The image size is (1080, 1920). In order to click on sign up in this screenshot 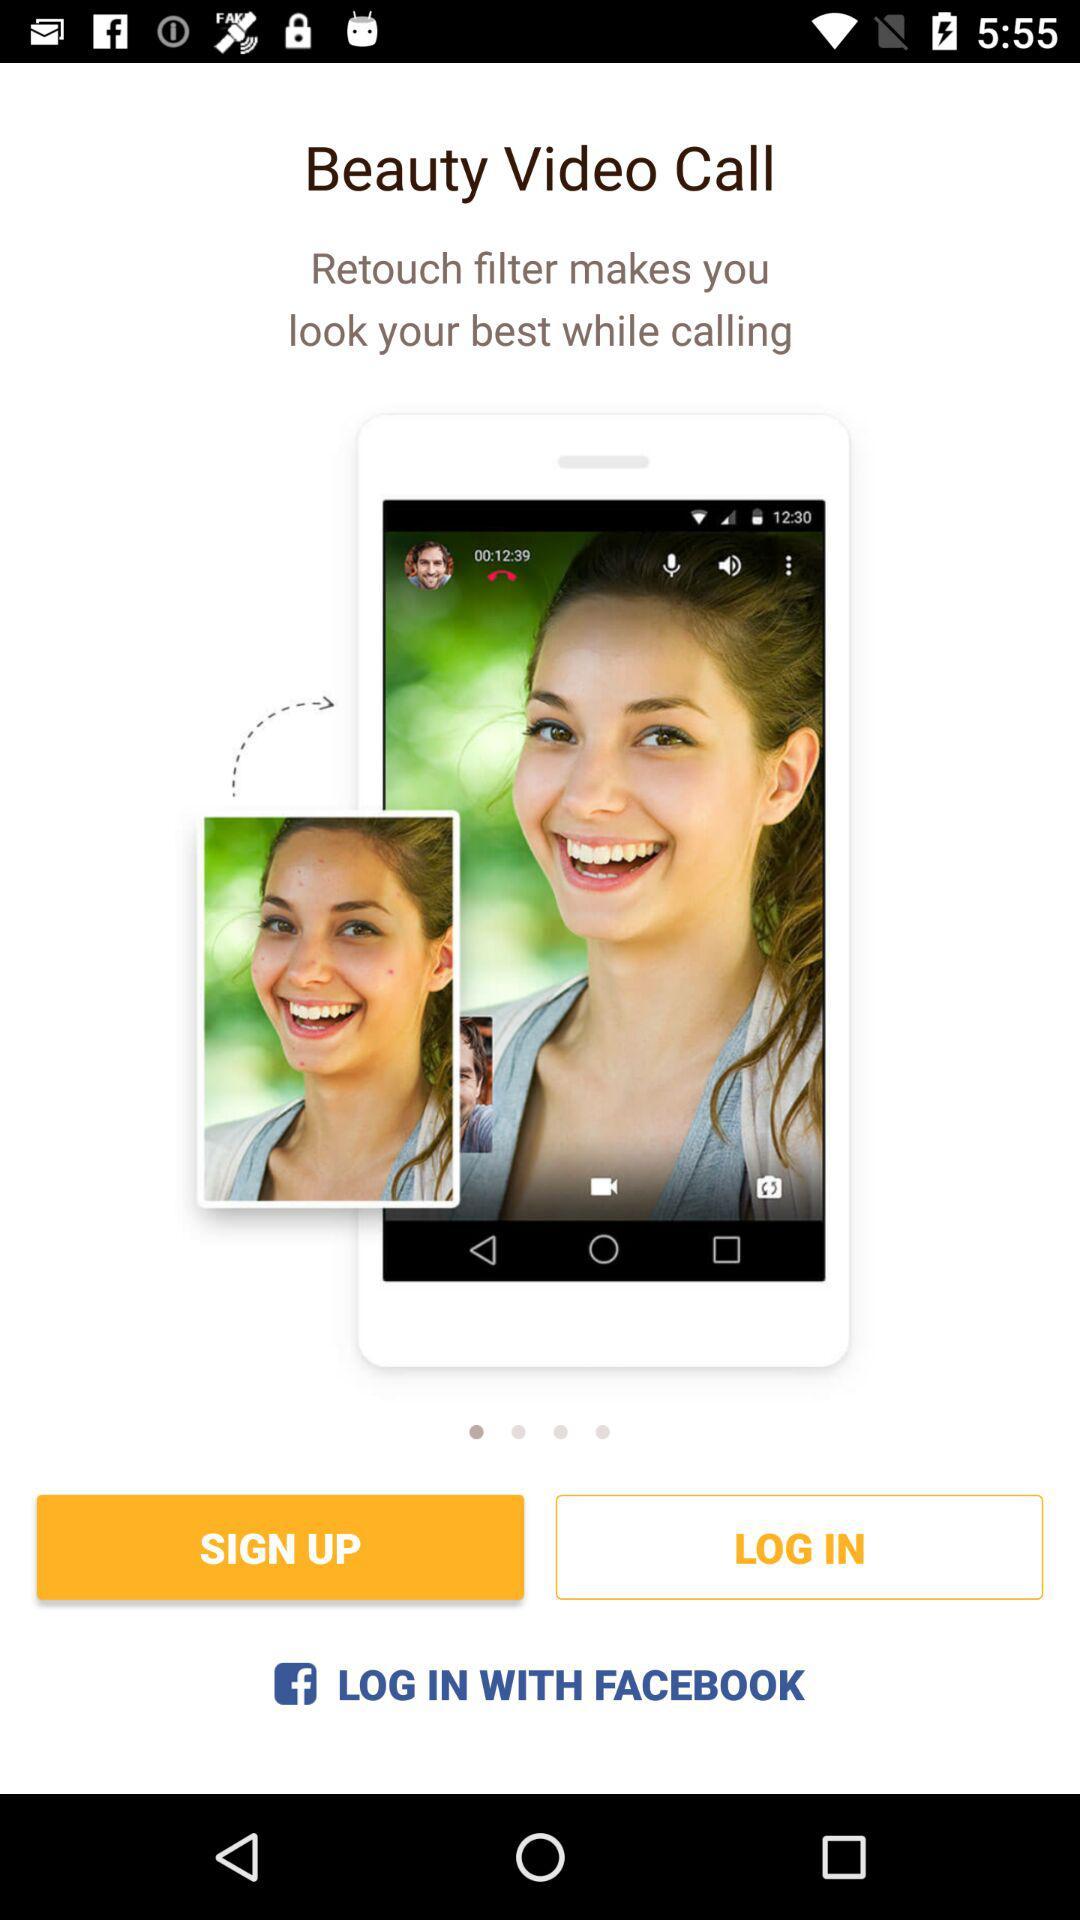, I will do `click(280, 1546)`.